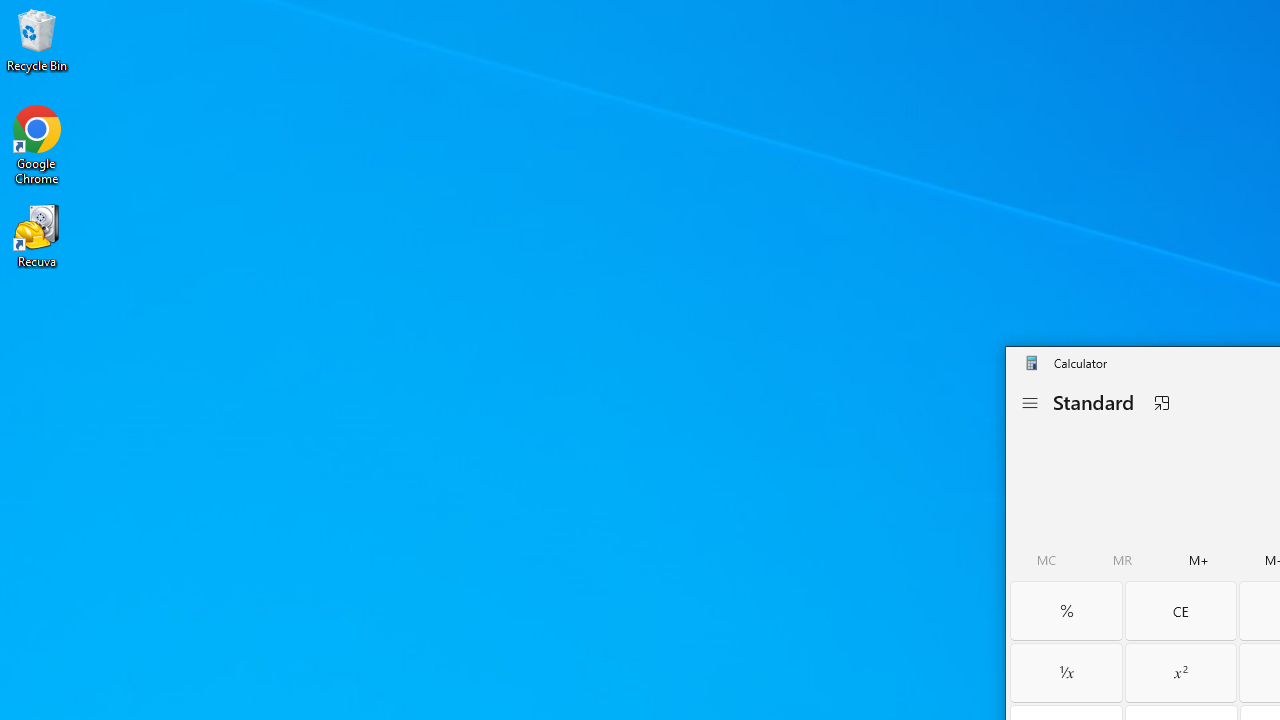 The height and width of the screenshot is (720, 1280). Describe the element at coordinates (1029, 403) in the screenshot. I see `'Open Navigation'` at that location.